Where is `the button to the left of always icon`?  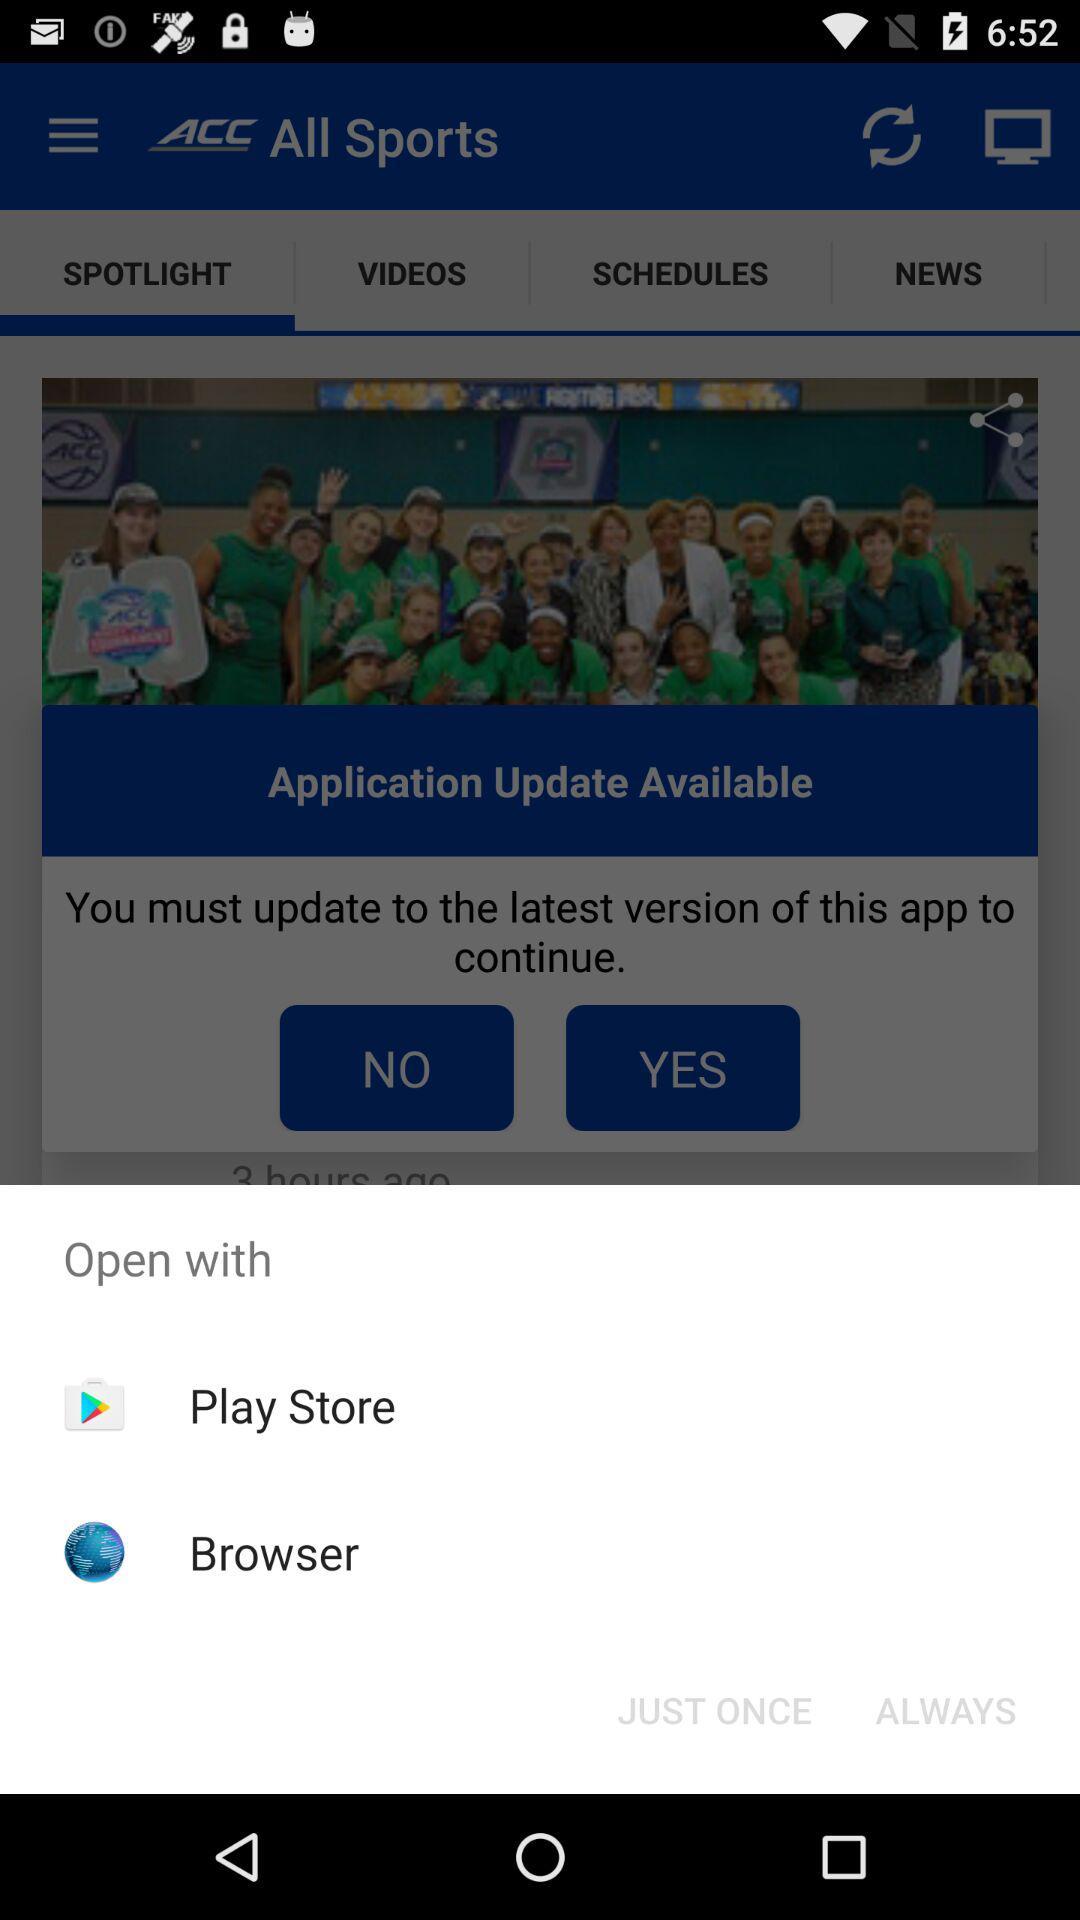
the button to the left of always icon is located at coordinates (713, 1708).